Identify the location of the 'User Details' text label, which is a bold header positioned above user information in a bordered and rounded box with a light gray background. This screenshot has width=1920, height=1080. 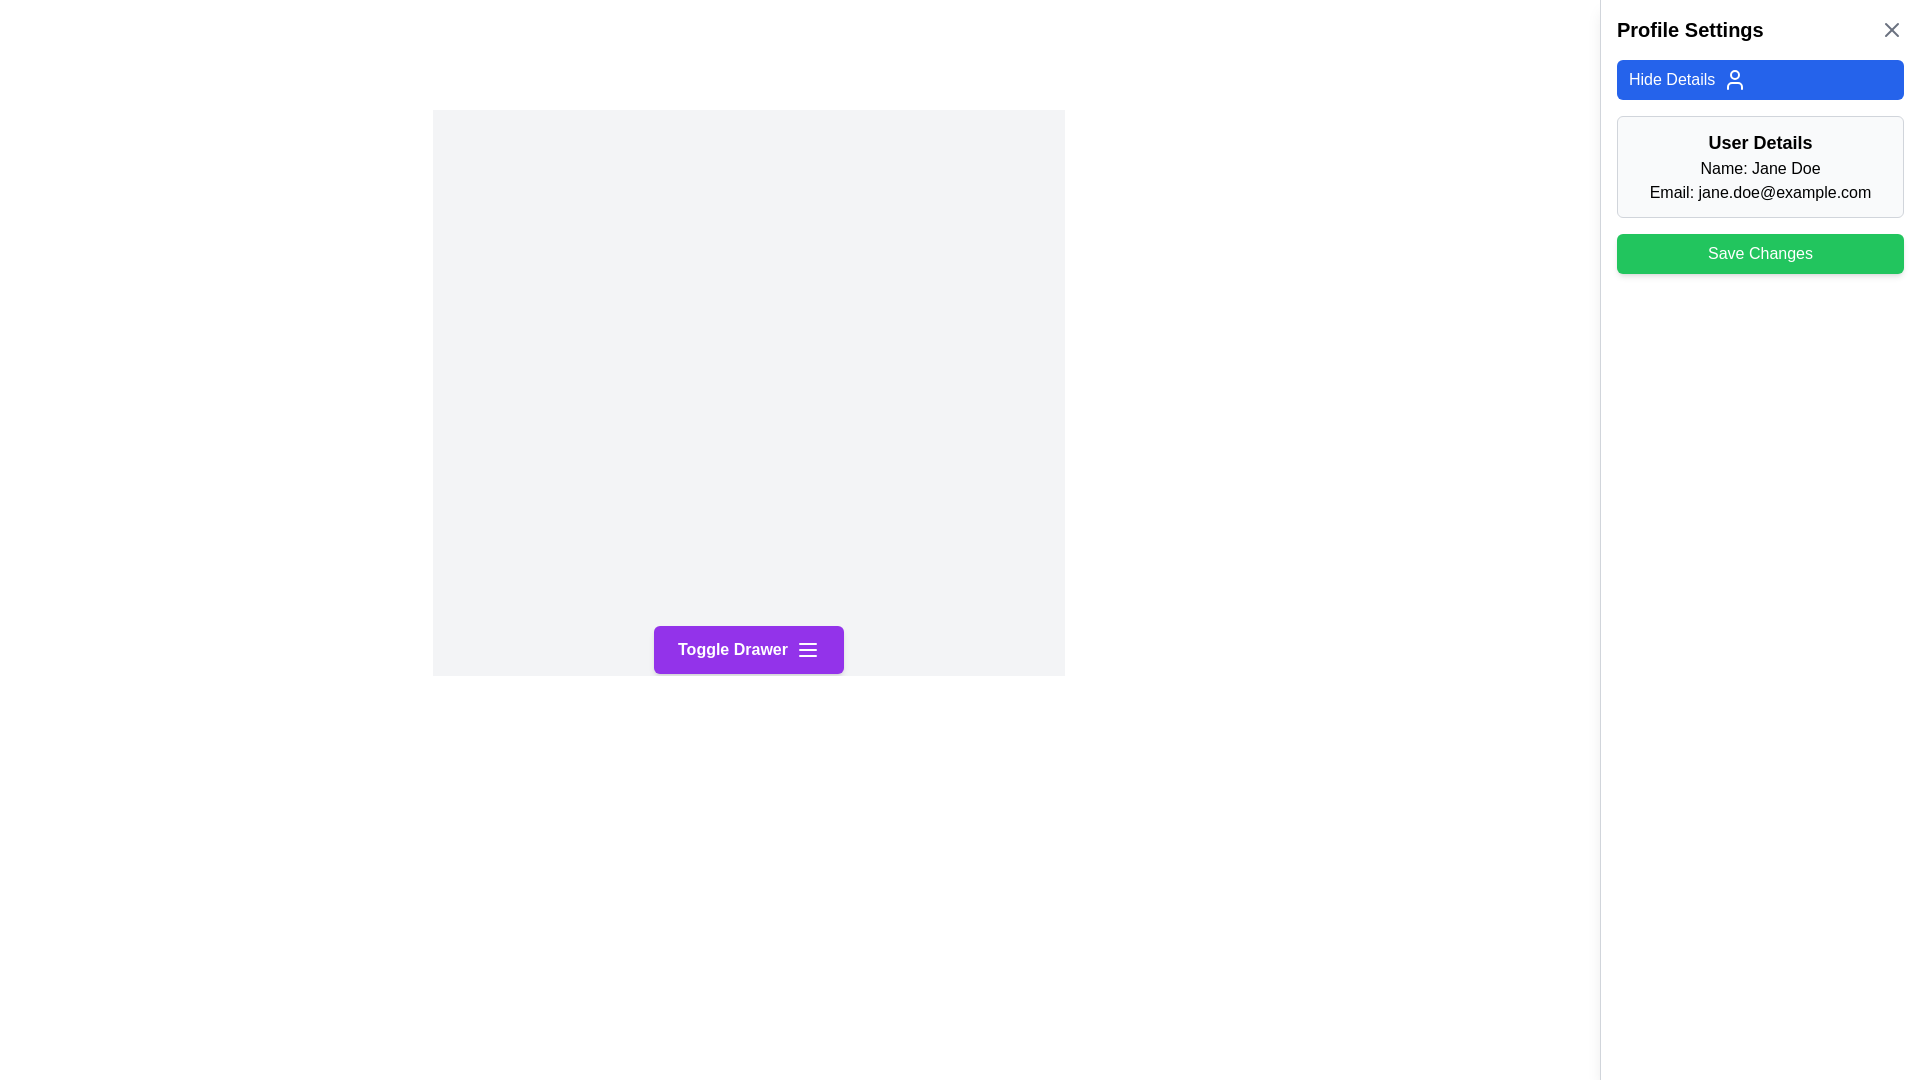
(1760, 141).